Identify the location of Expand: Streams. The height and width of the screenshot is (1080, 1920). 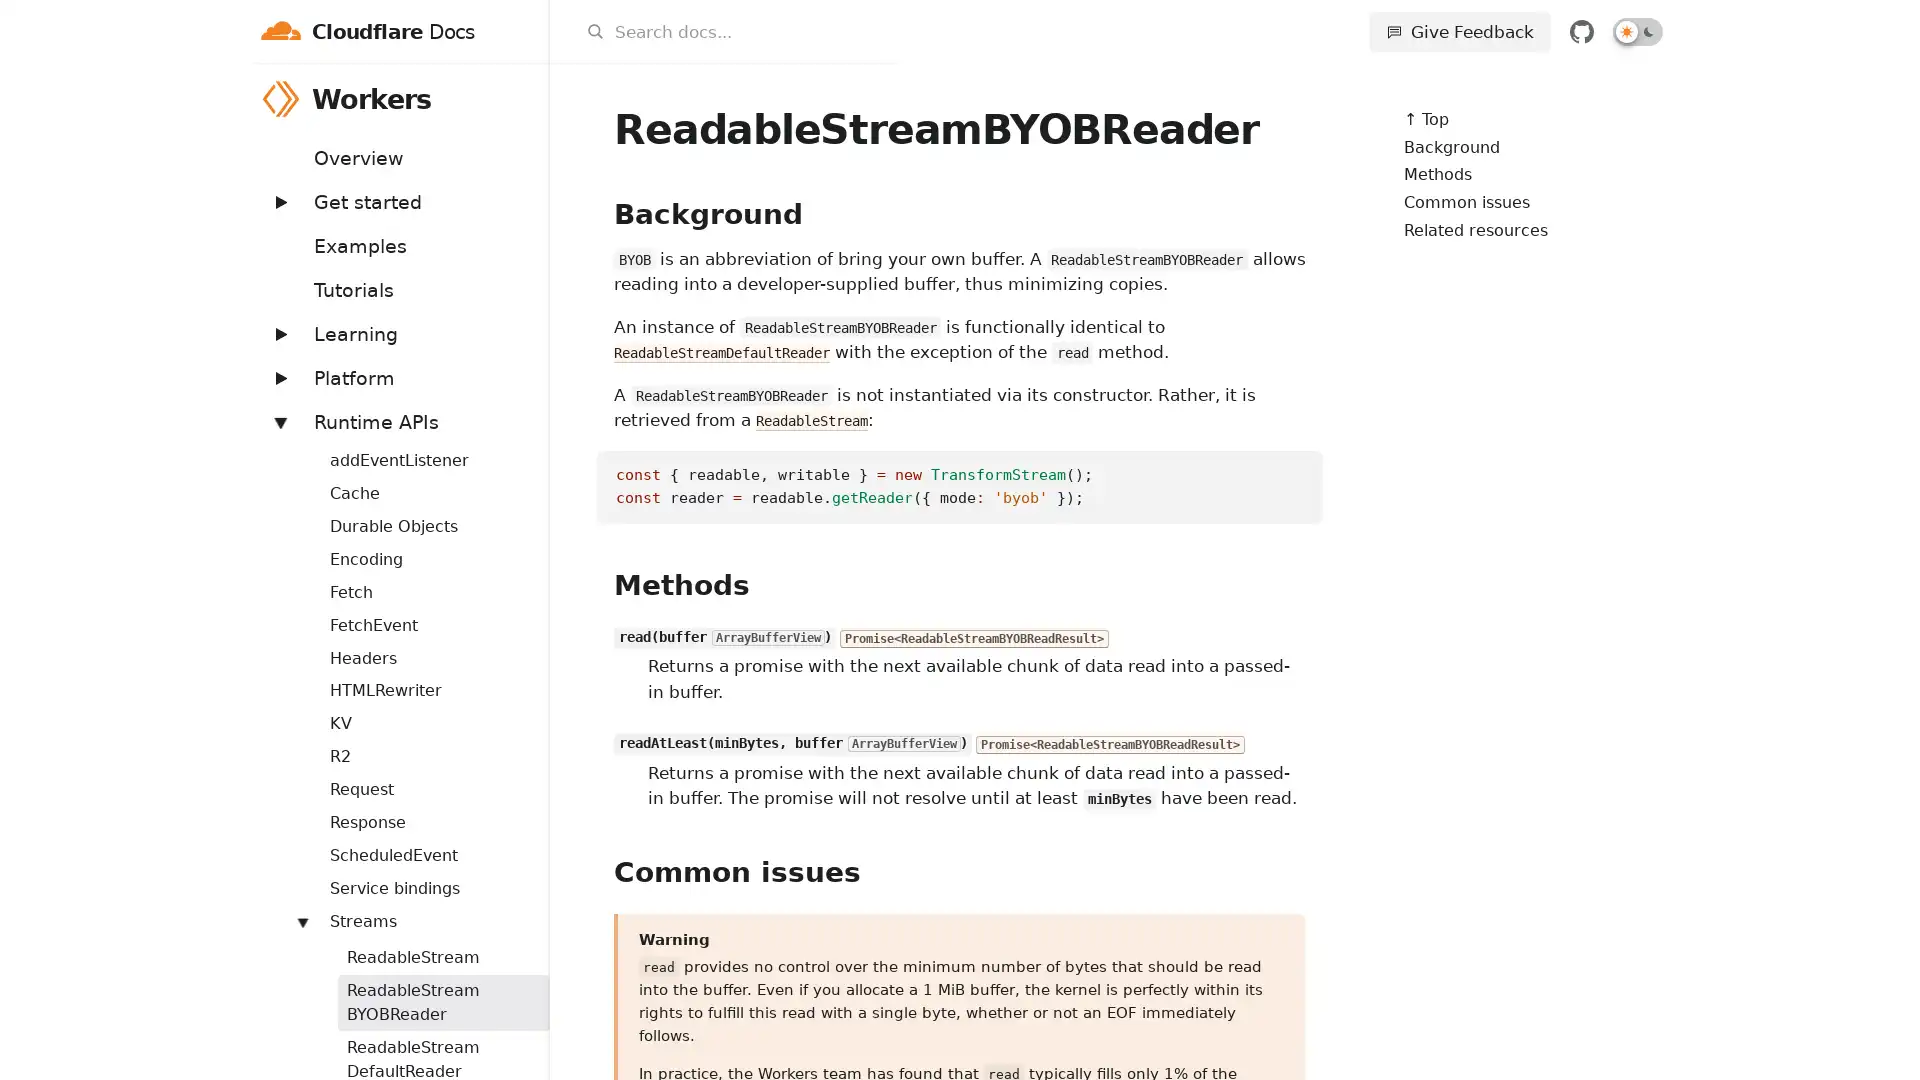
(301, 921).